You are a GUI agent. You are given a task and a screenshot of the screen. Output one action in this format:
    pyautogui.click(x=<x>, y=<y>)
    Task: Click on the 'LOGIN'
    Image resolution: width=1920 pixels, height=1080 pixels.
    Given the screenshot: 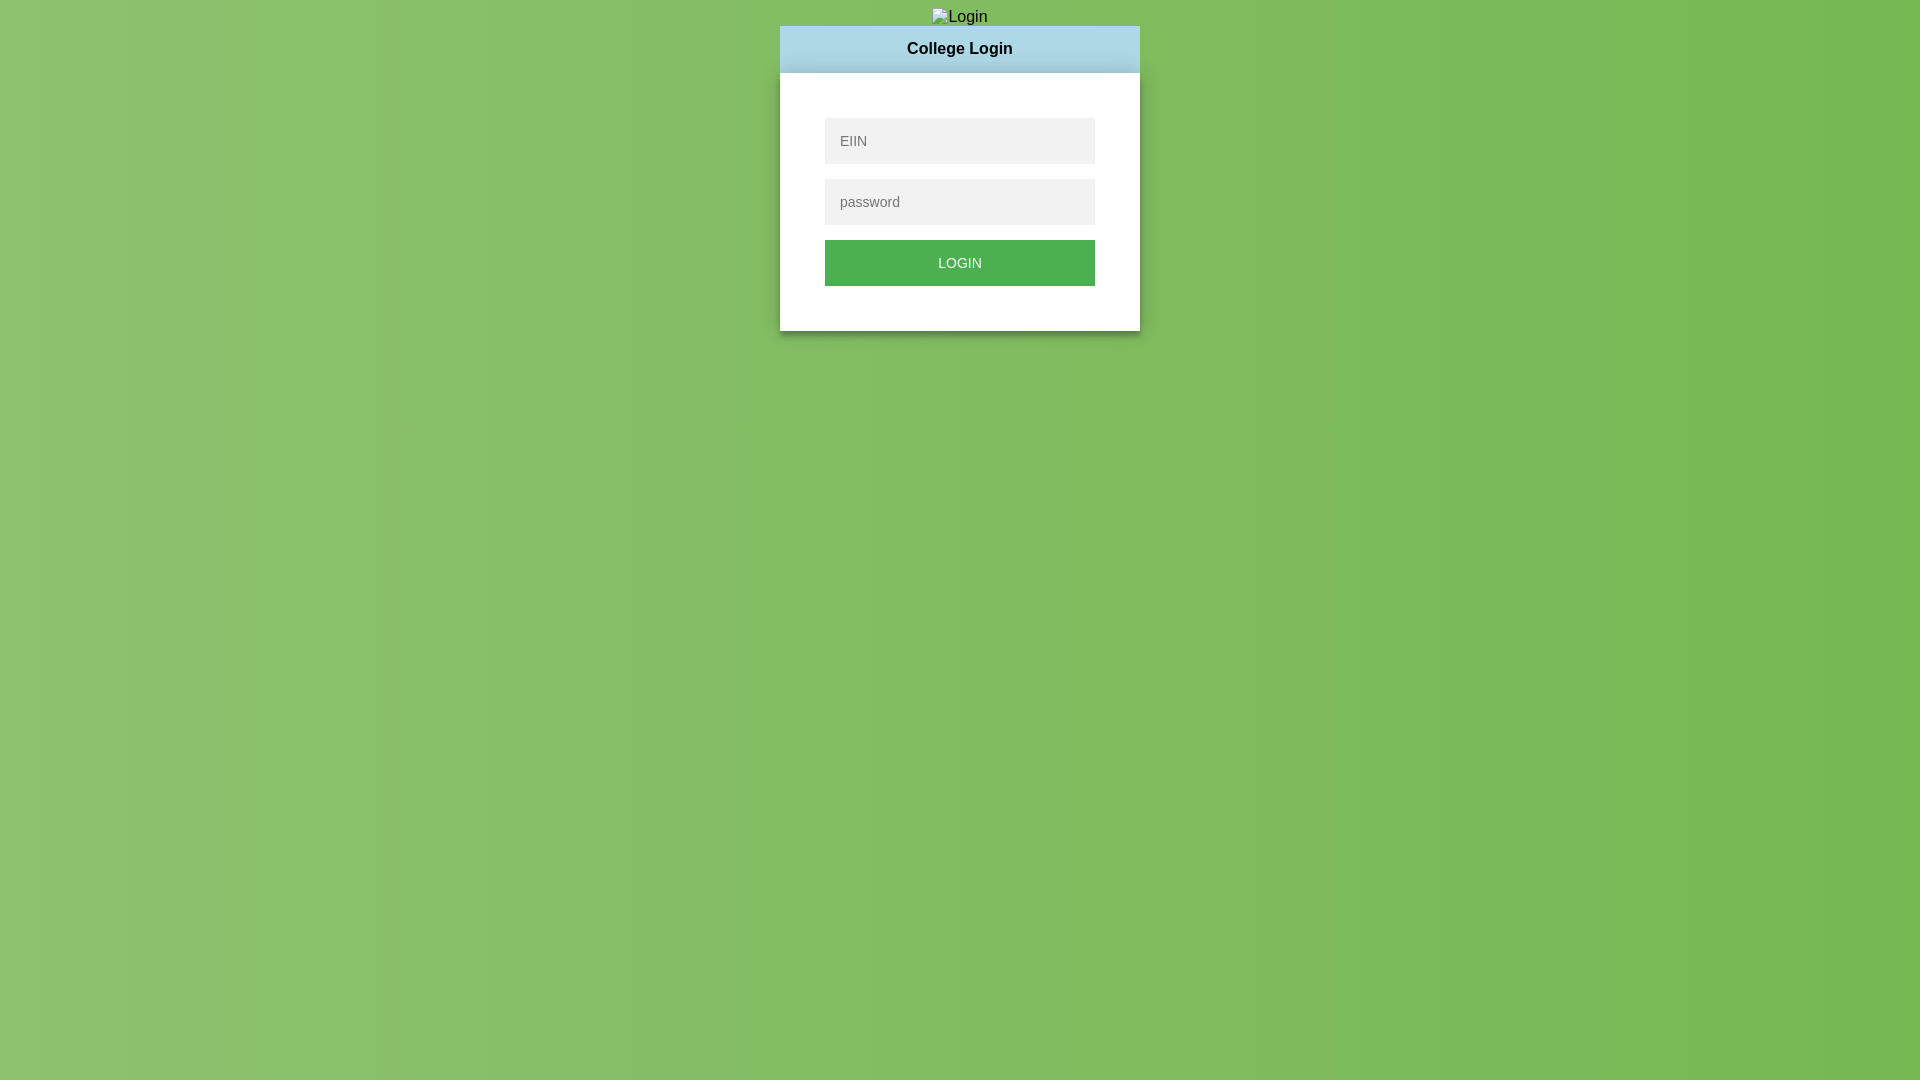 What is the action you would take?
    pyautogui.click(x=960, y=261)
    